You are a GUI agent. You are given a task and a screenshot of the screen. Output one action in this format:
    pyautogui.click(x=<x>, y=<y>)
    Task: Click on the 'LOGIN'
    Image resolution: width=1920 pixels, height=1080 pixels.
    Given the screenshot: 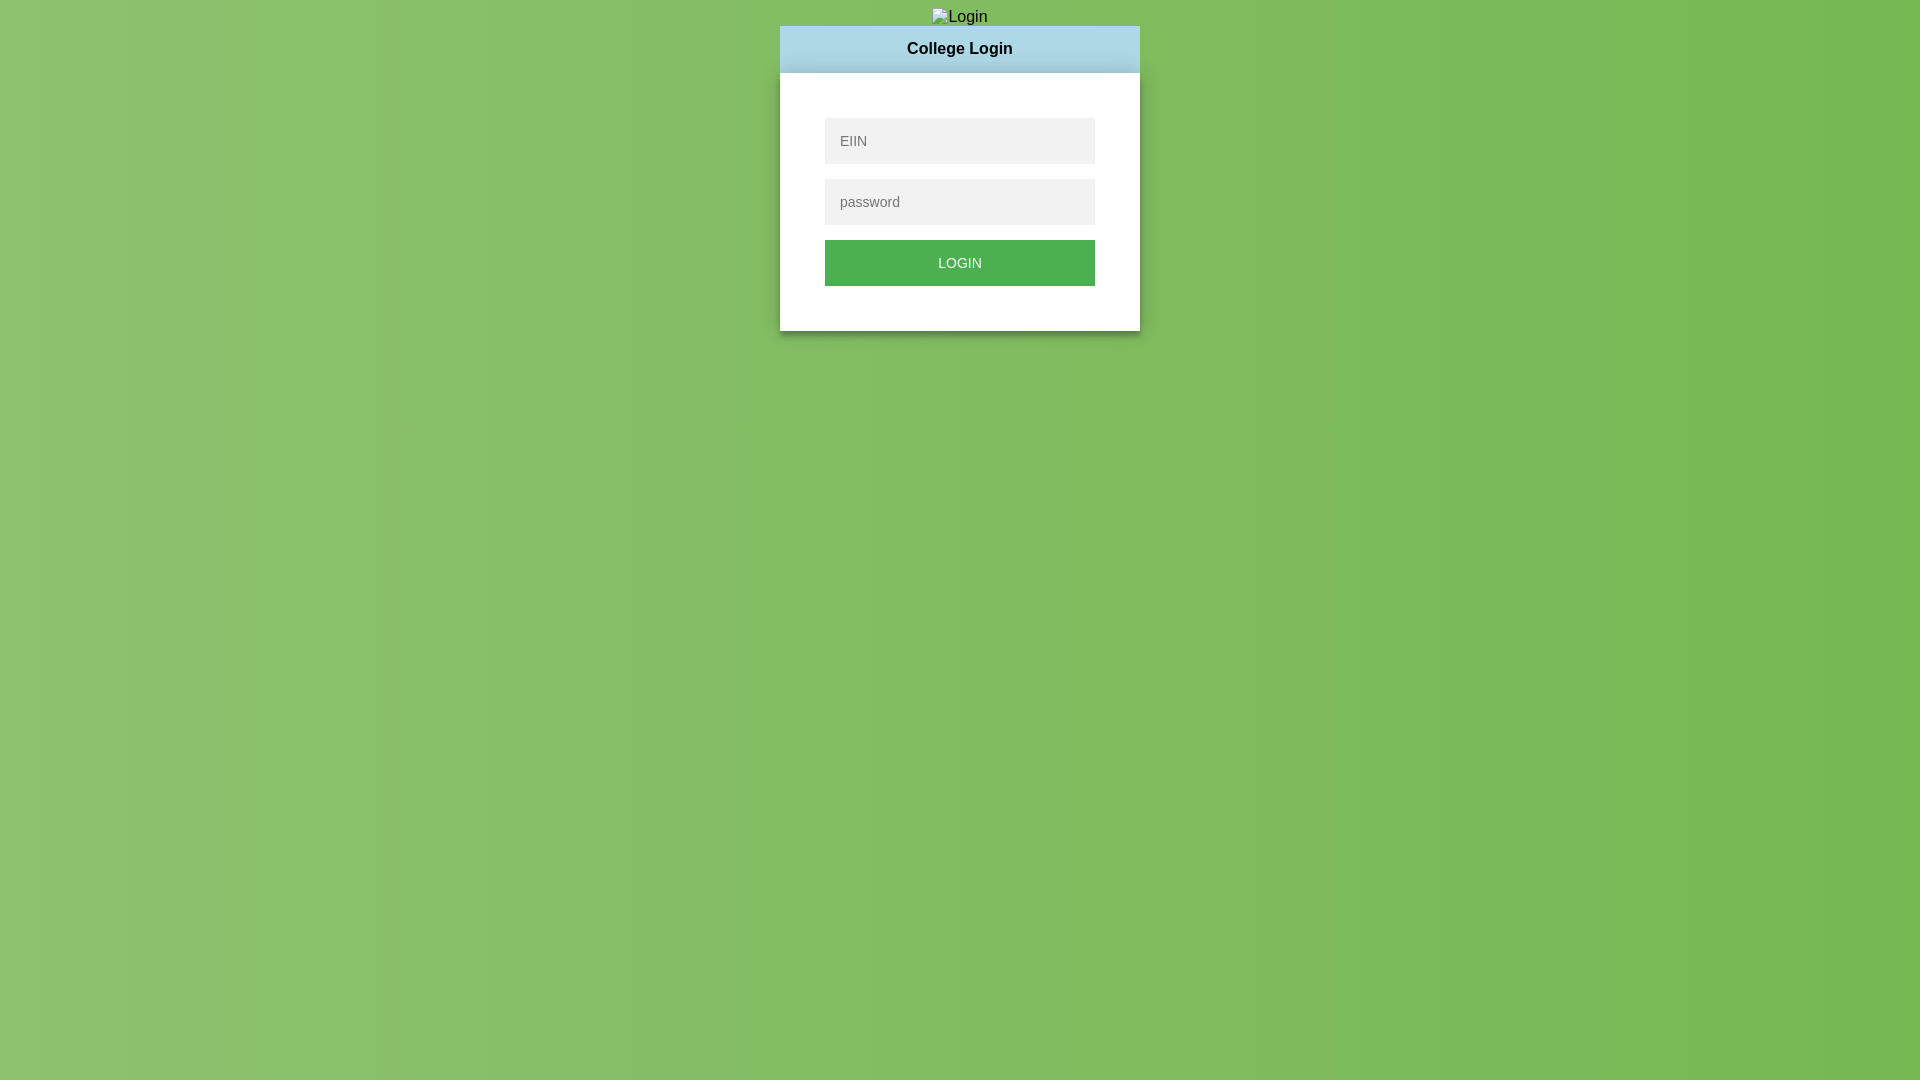 What is the action you would take?
    pyautogui.click(x=960, y=261)
    